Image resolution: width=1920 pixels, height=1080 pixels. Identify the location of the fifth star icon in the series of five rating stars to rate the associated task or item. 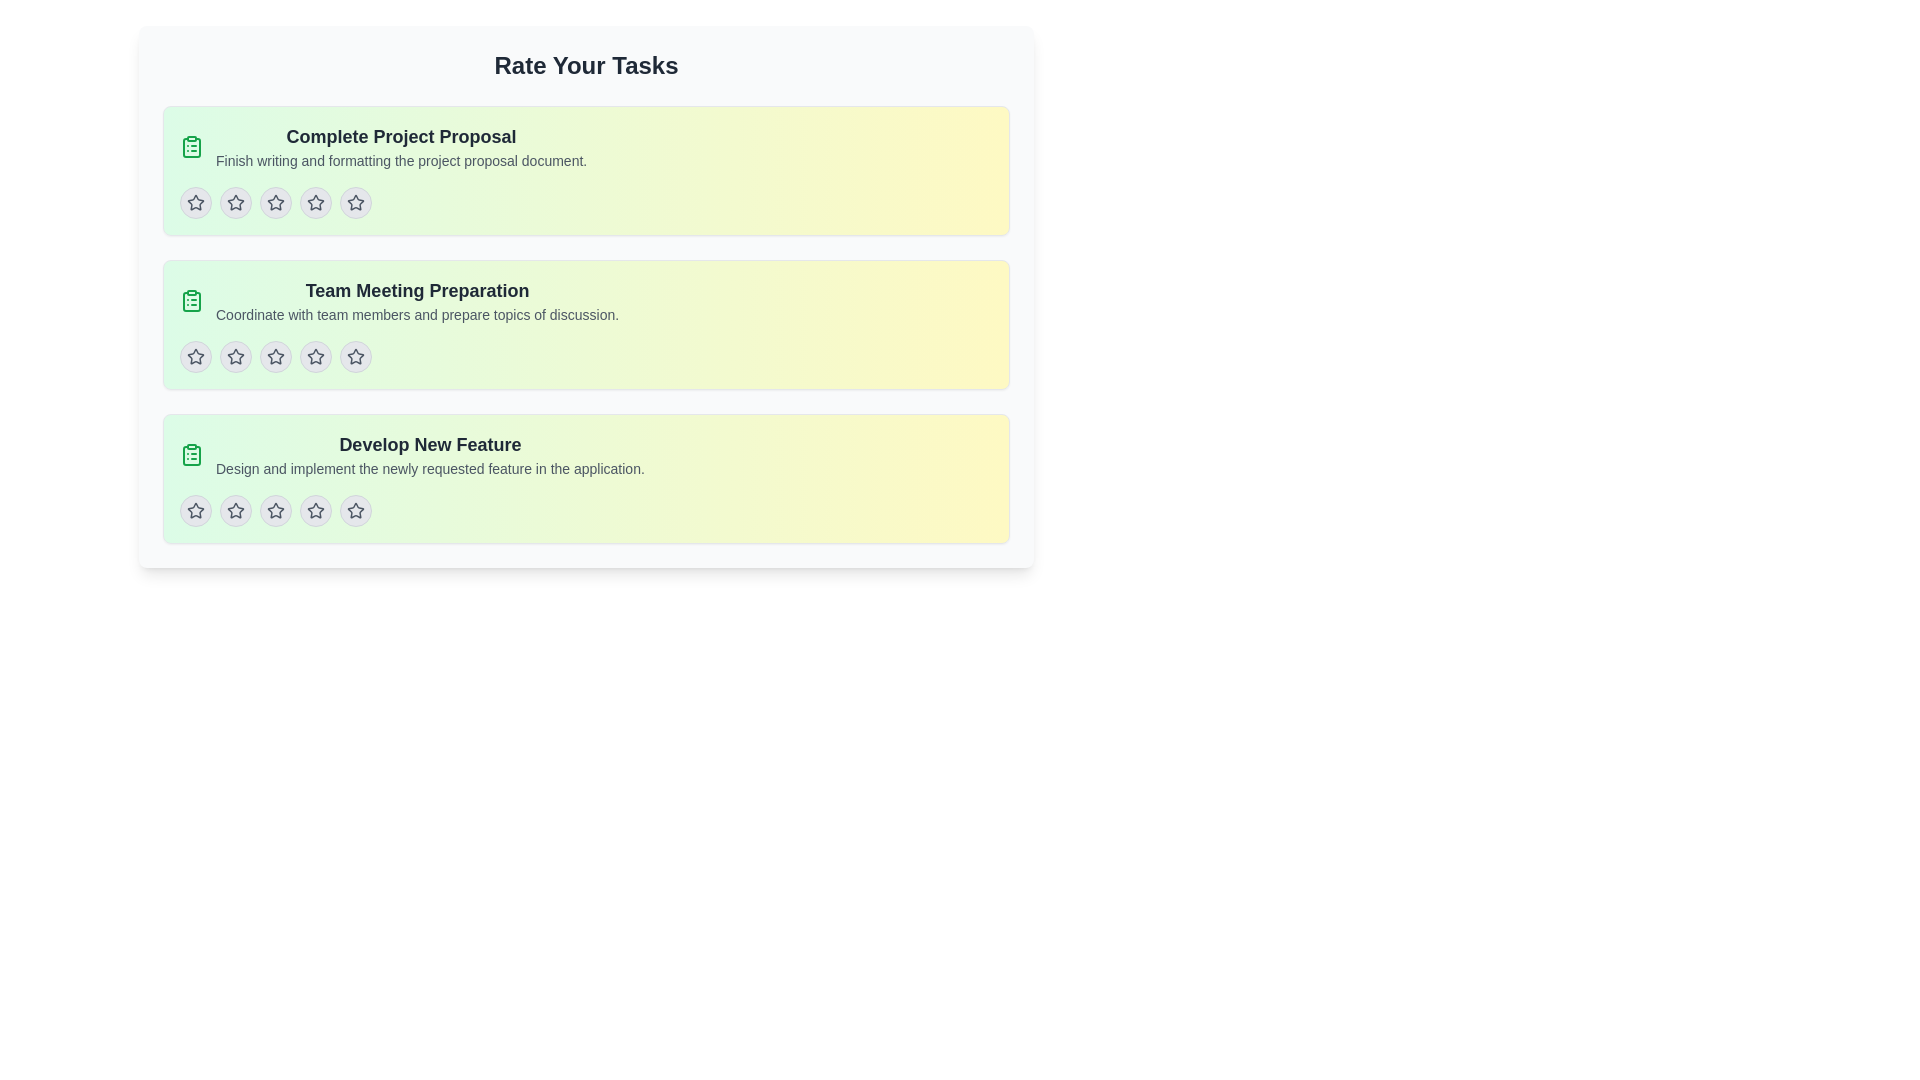
(355, 509).